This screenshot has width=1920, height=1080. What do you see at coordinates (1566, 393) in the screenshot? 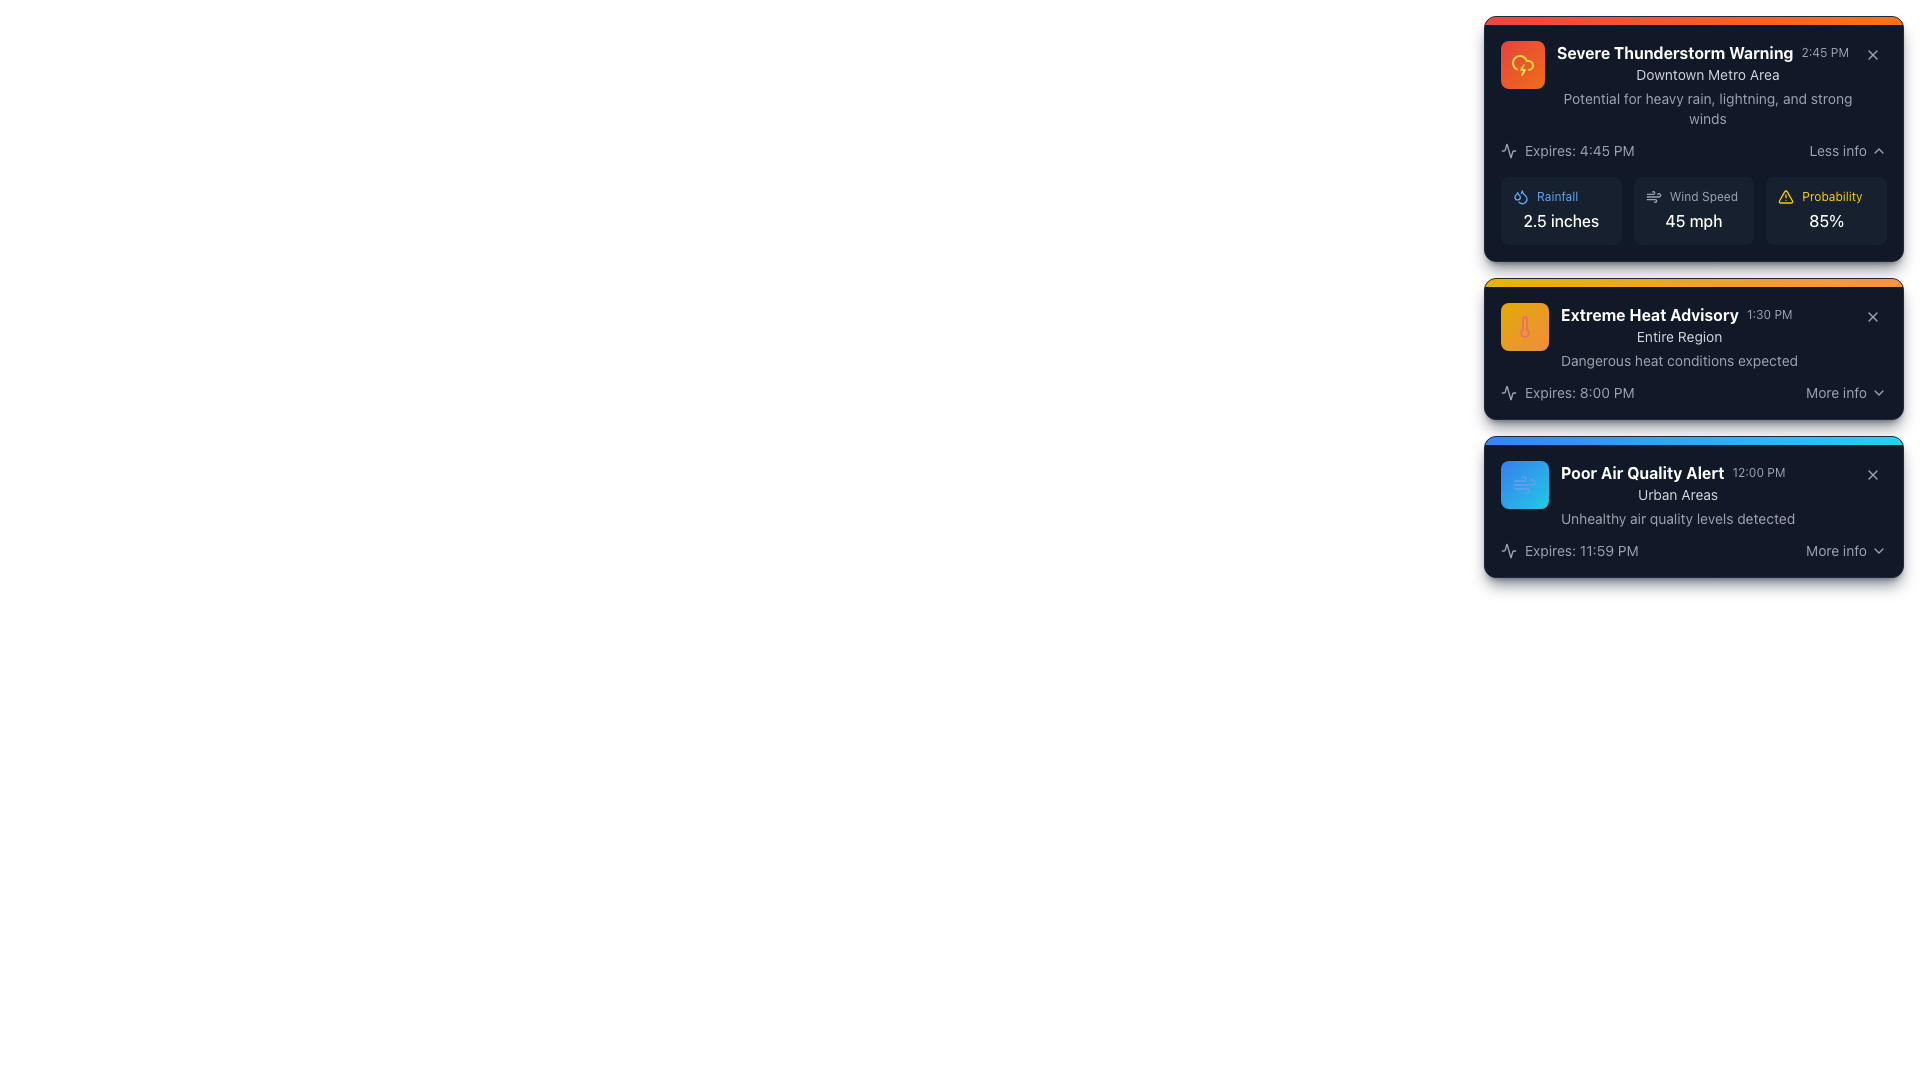
I see `expiration time text located at the bottom-left of the second notification card labeled 'Extreme Heat Advisory', which is directly below the main descriptive text and above the 'More info' link` at bounding box center [1566, 393].